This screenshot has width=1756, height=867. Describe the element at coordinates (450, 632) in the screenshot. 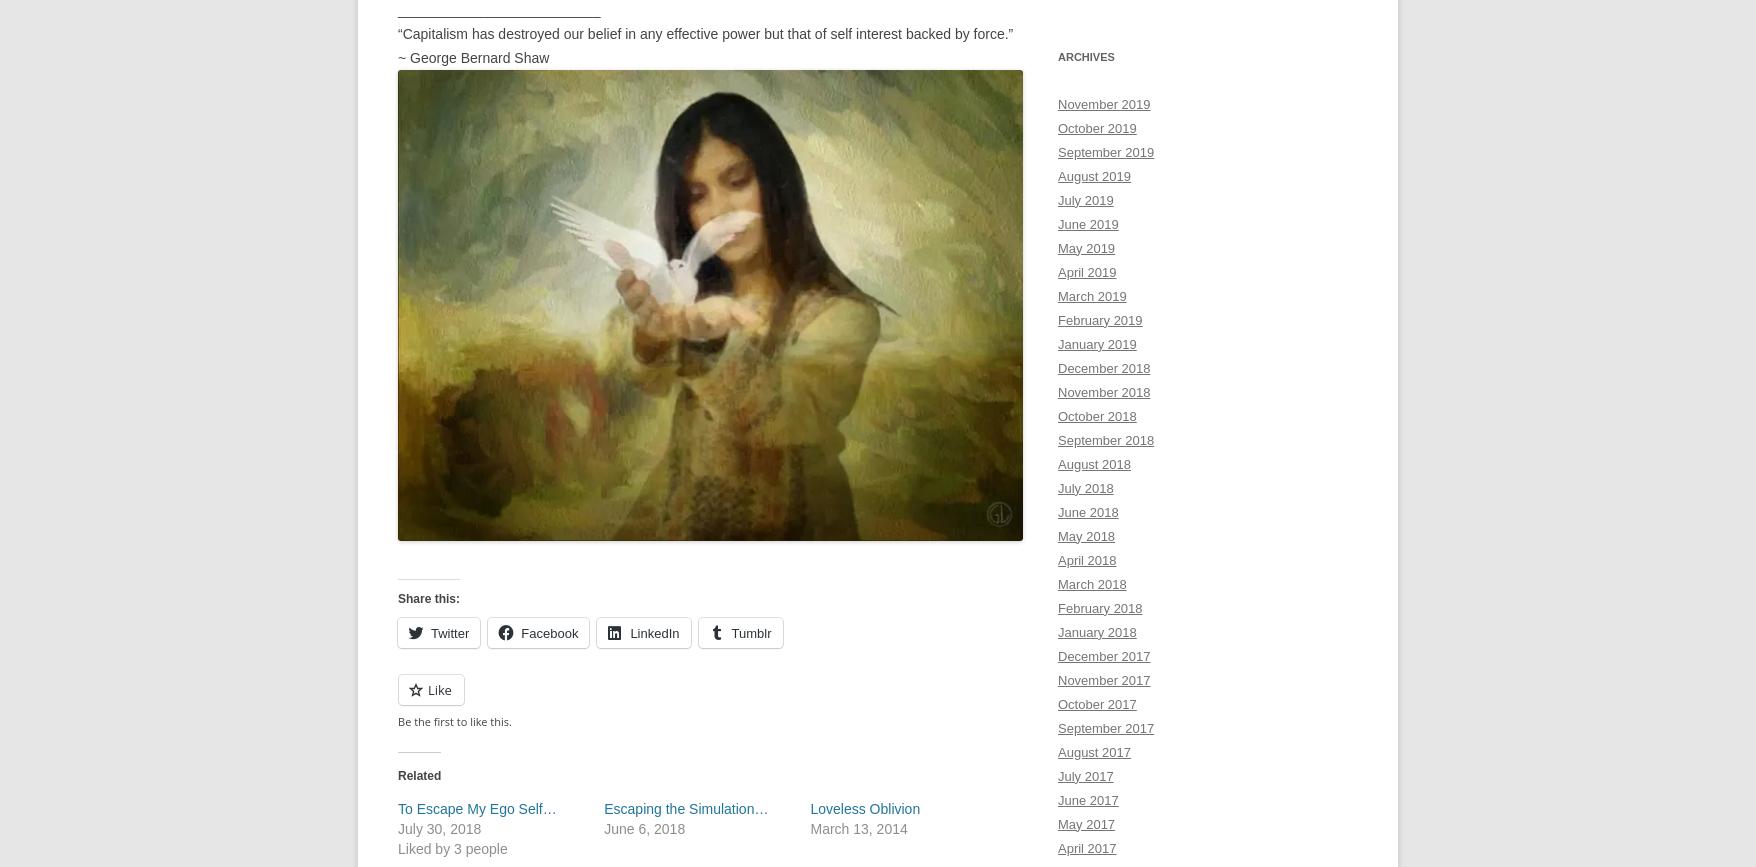

I see `'Twitter'` at that location.